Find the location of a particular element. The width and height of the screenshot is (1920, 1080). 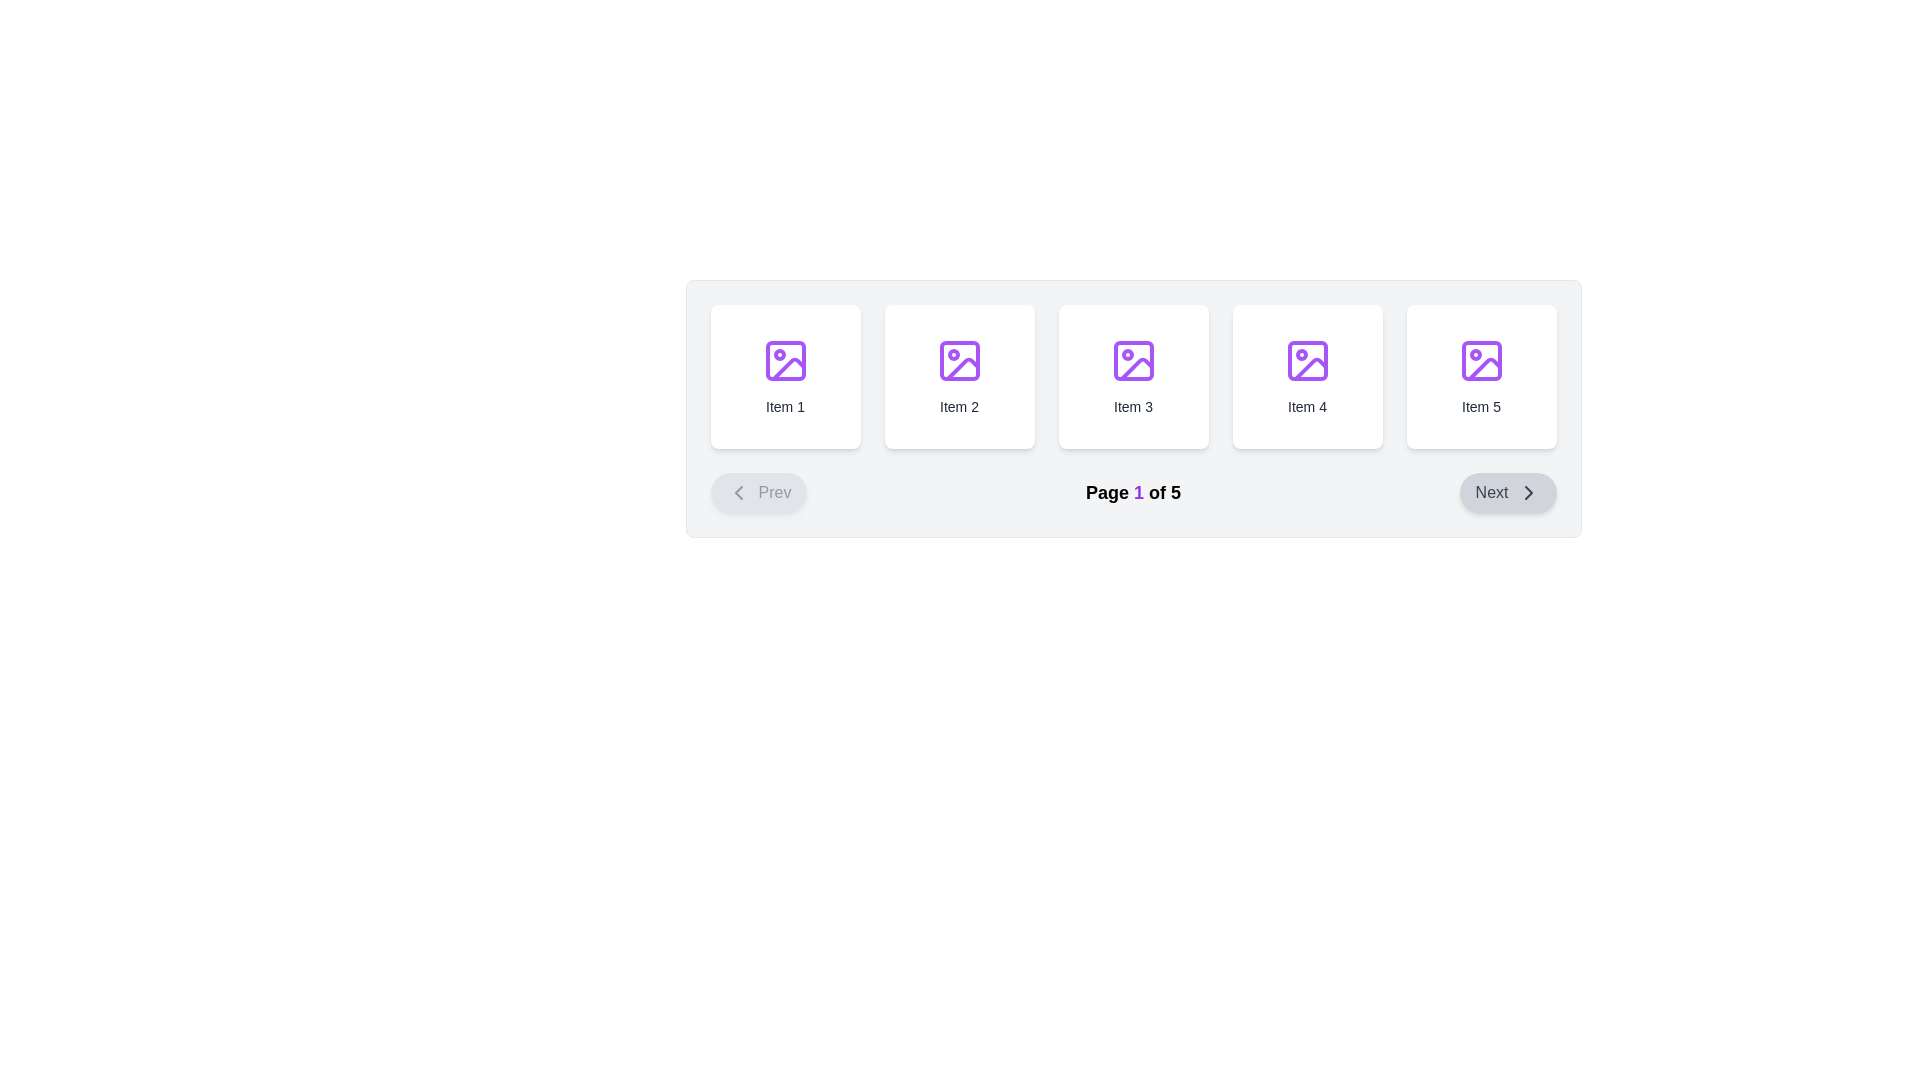

rightward-pointing chevron icon, which is styled with a thin outline and rounded edges, located at the far right of the 'Next' button in the navigation interface is located at coordinates (1527, 493).